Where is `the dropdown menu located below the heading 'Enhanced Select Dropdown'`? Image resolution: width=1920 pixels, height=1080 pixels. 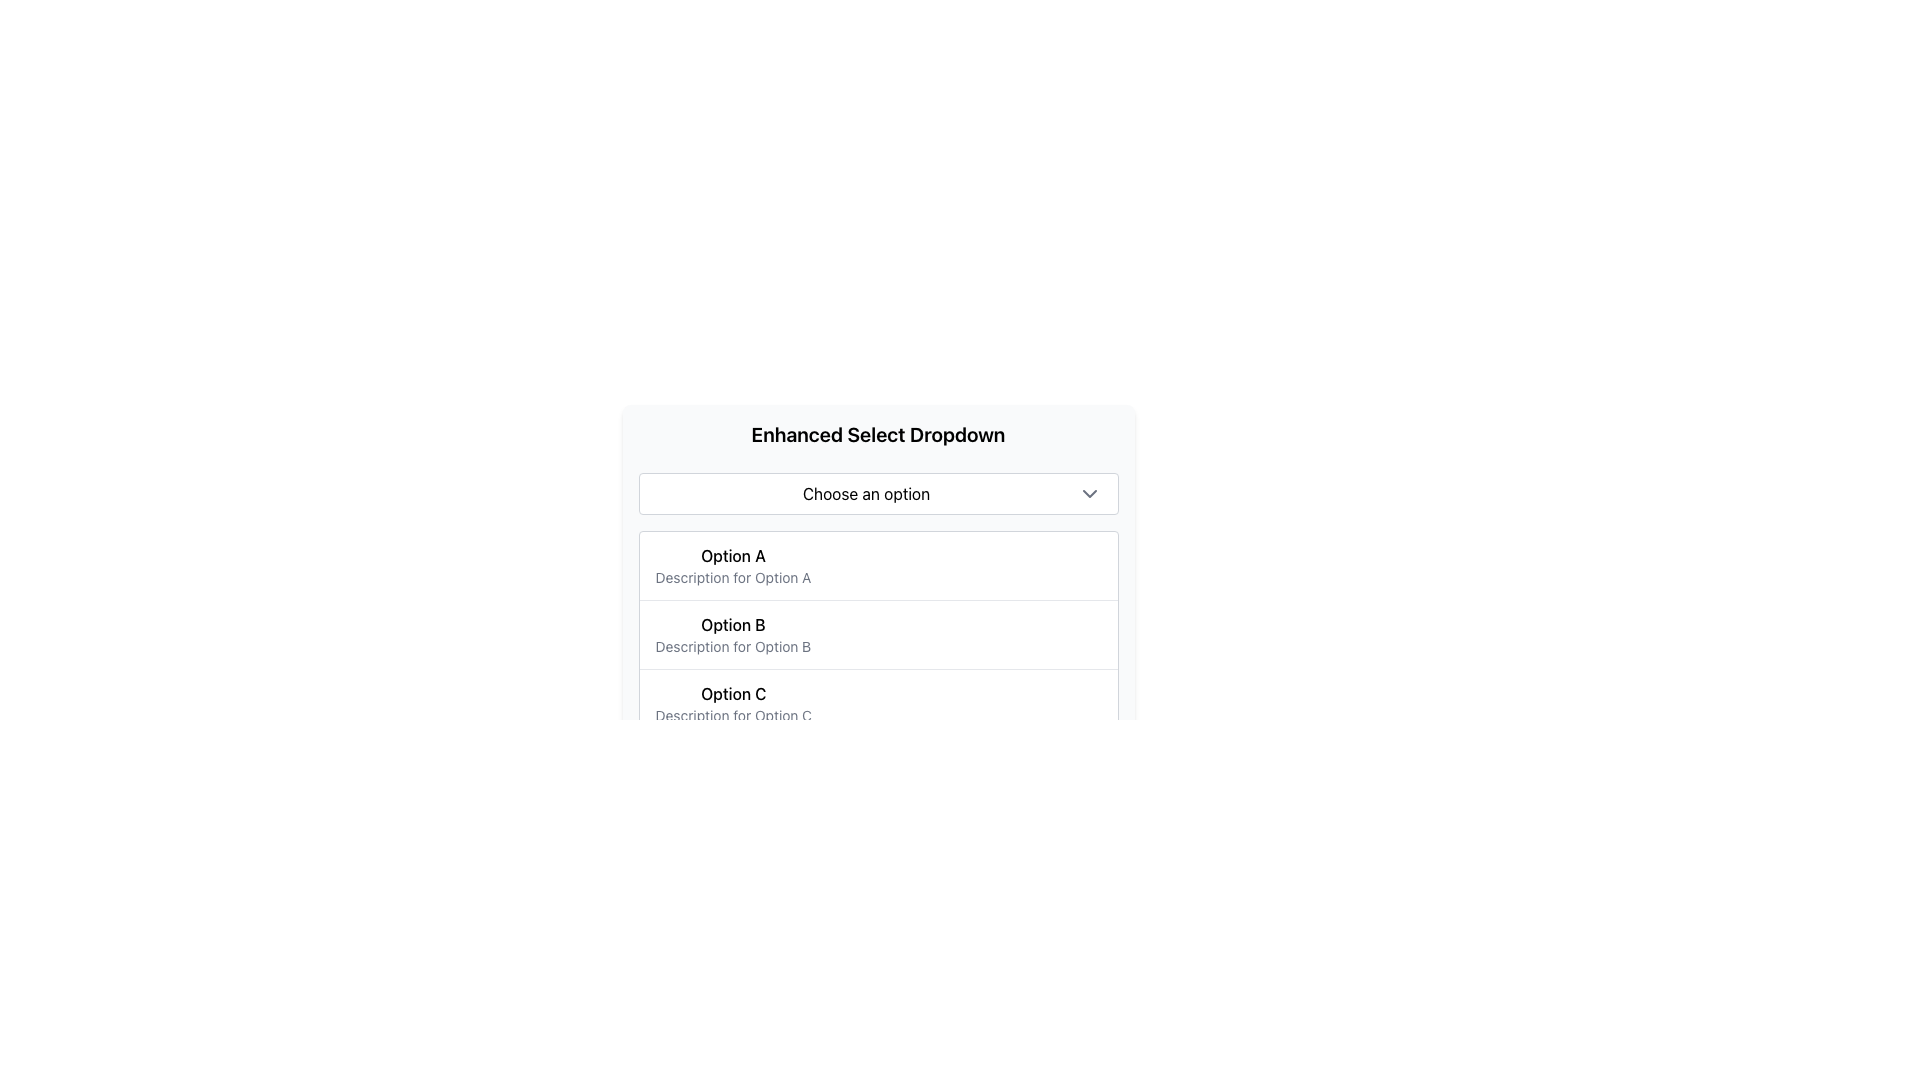
the dropdown menu located below the heading 'Enhanced Select Dropdown' is located at coordinates (878, 493).